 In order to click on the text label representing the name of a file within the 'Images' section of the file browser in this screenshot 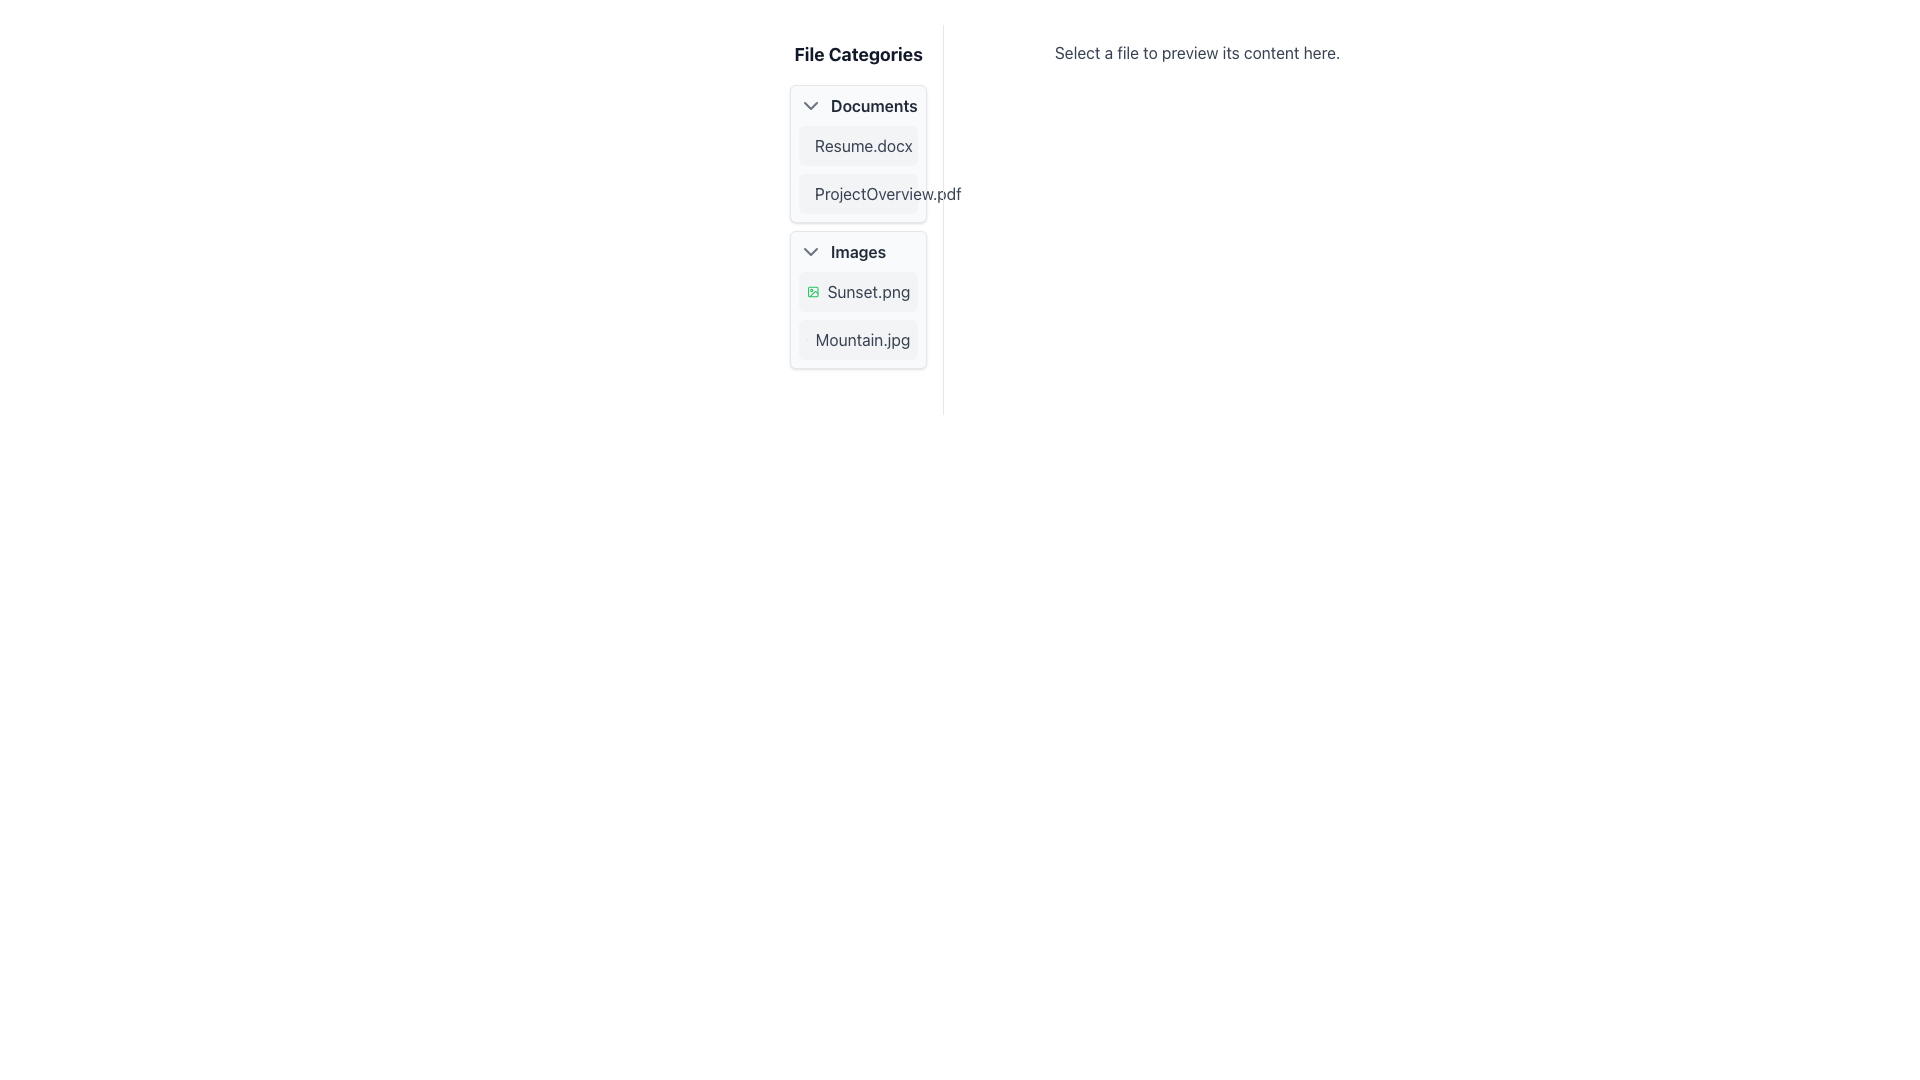, I will do `click(863, 338)`.